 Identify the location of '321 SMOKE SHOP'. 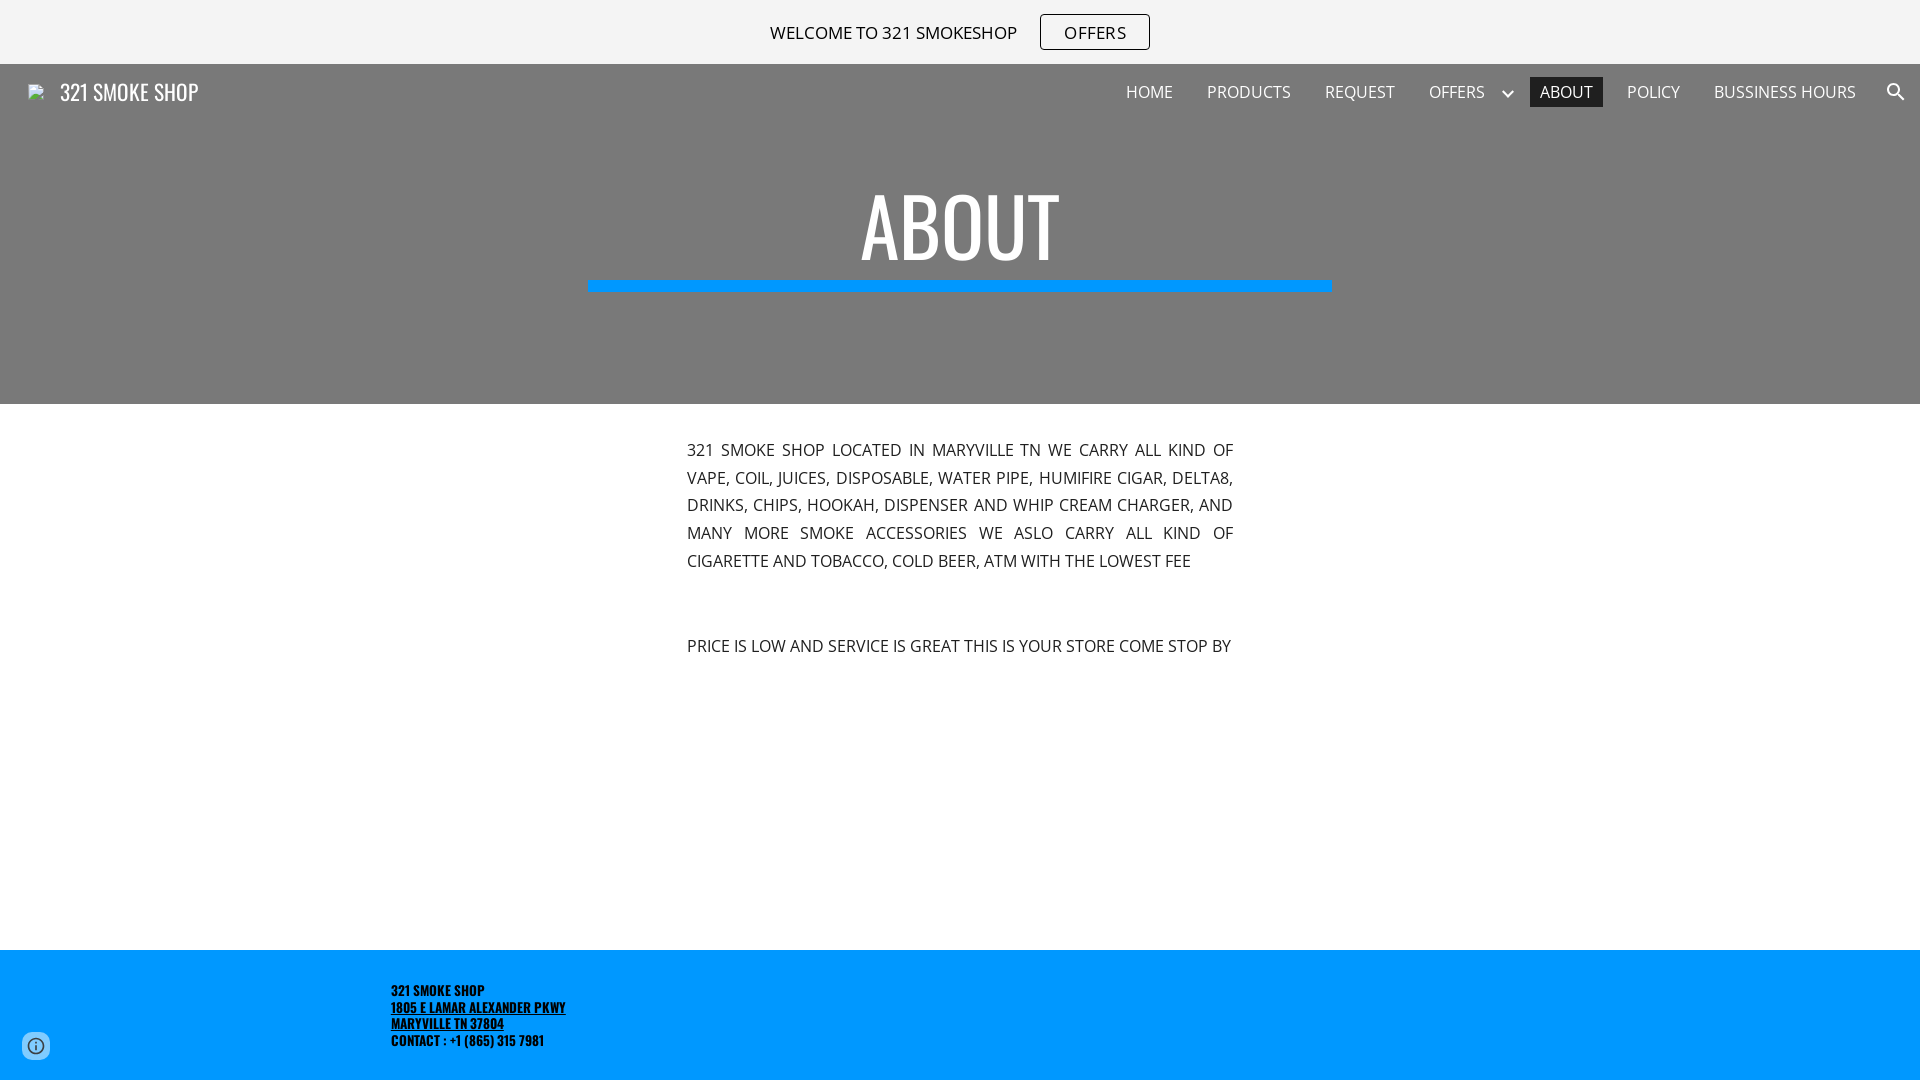
(112, 87).